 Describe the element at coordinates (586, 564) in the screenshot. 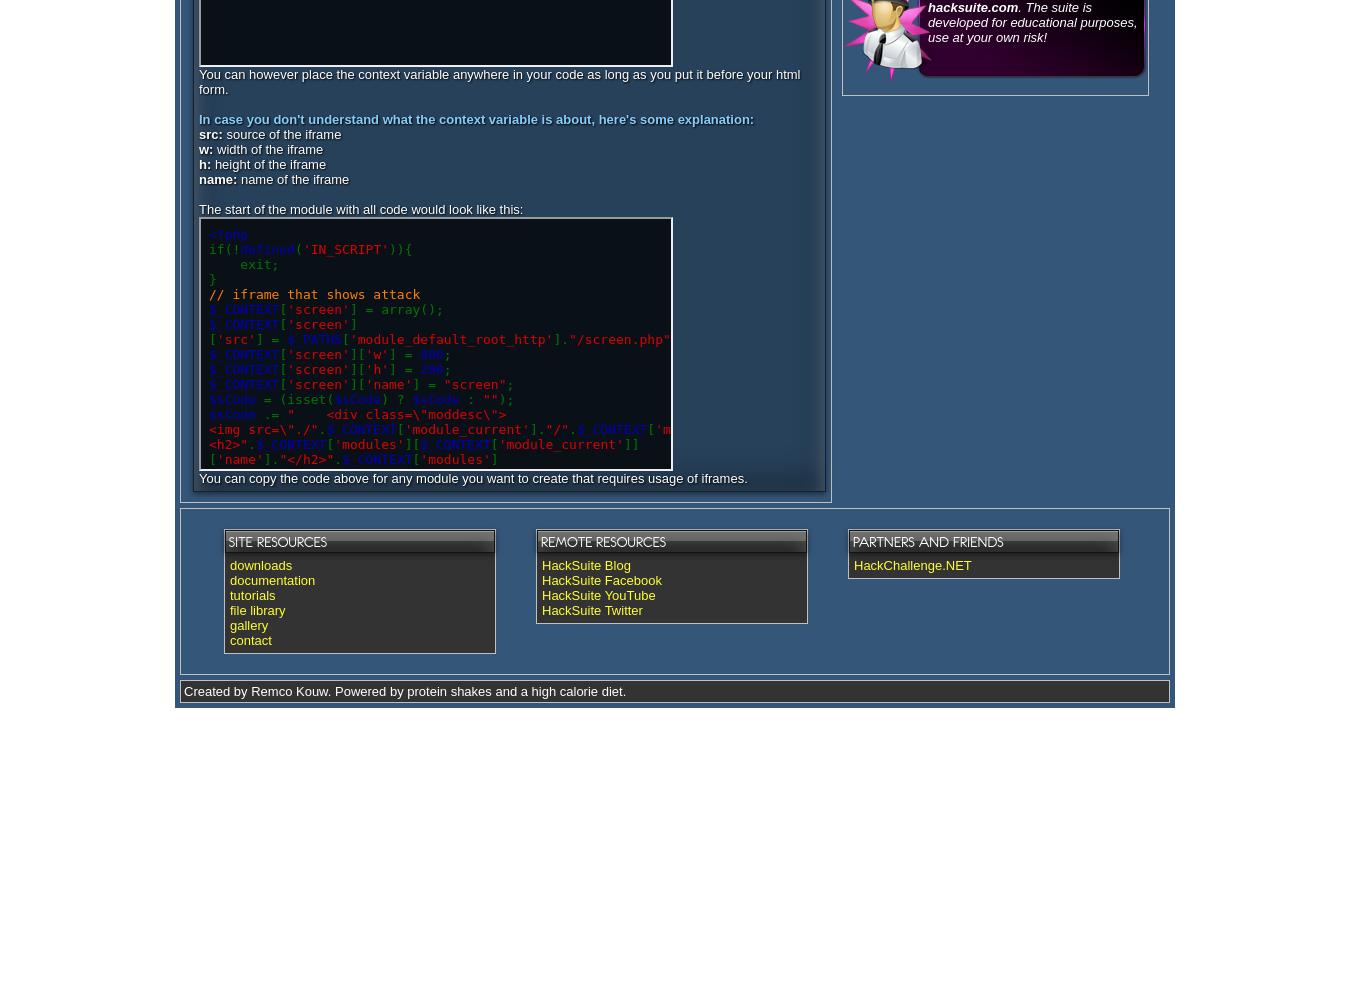

I see `'HackSuite Blog'` at that location.